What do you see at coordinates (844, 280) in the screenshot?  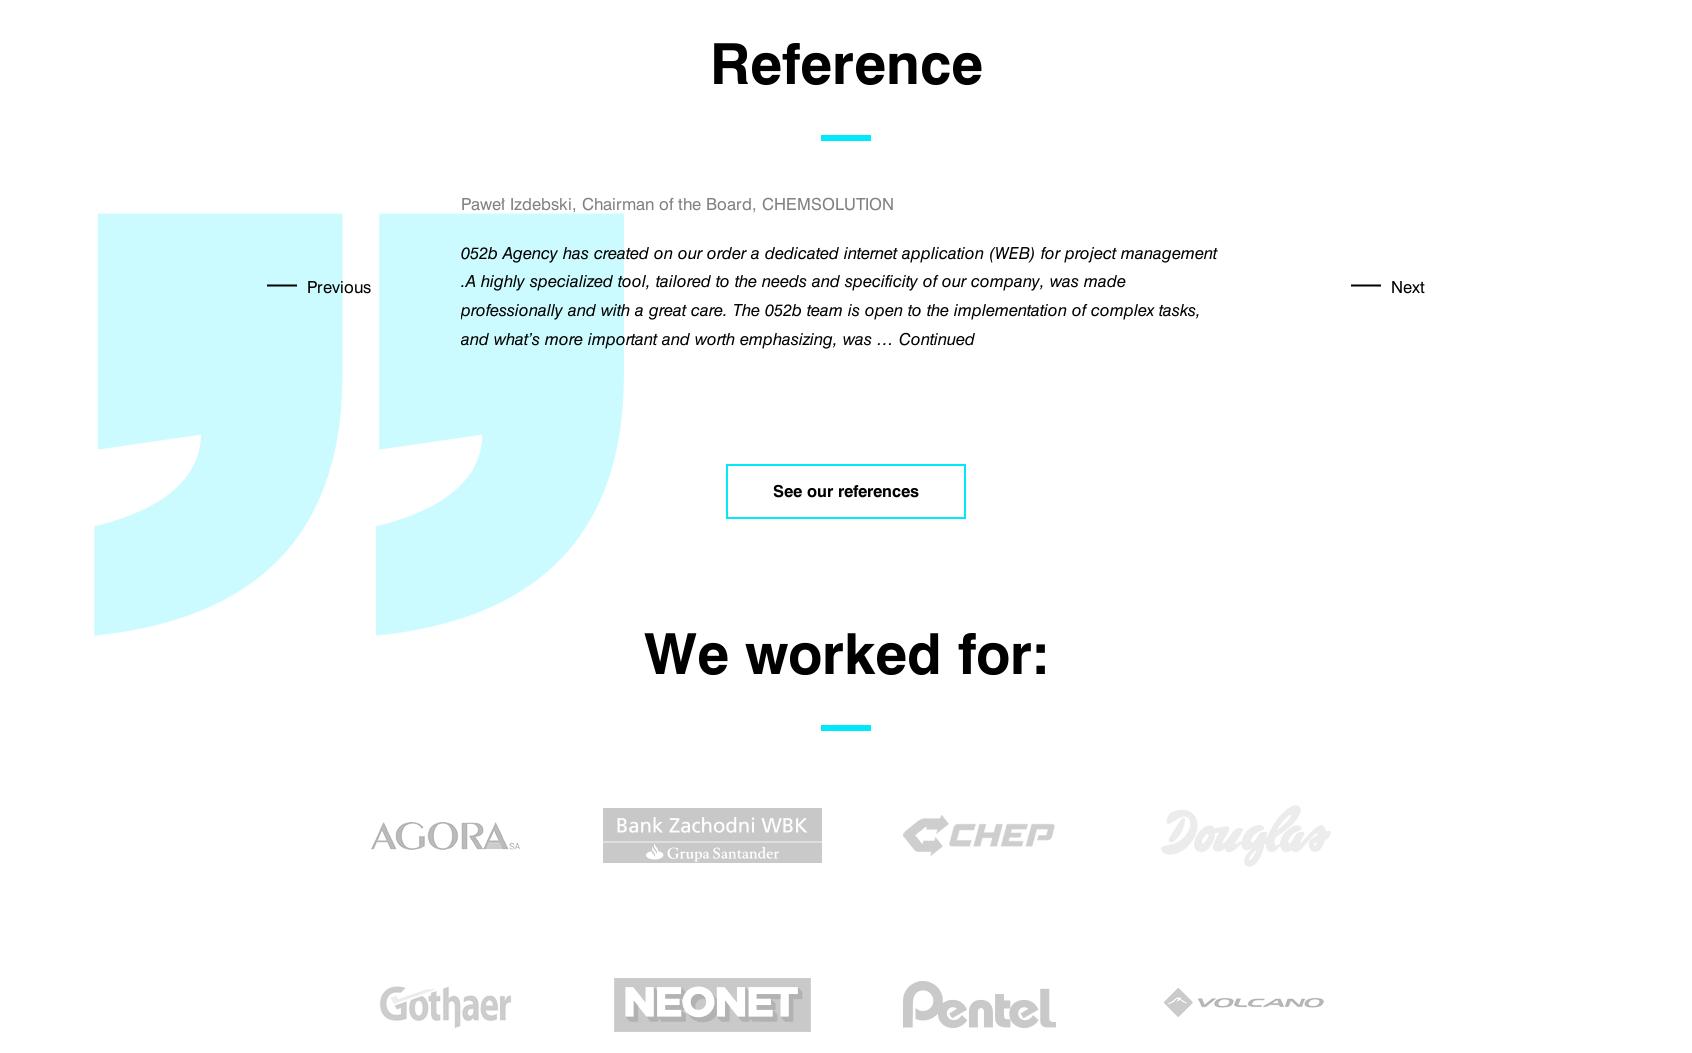 I see `'052b Agency in 2016 made a new website for Galeria Miejska bwa. The work went smoothly and the new site was launched according to the deadline. Because the appearance of the page came itself from an external designer, the Agency had to put in a lot of work to match the technical possibilities to the …'` at bounding box center [844, 280].